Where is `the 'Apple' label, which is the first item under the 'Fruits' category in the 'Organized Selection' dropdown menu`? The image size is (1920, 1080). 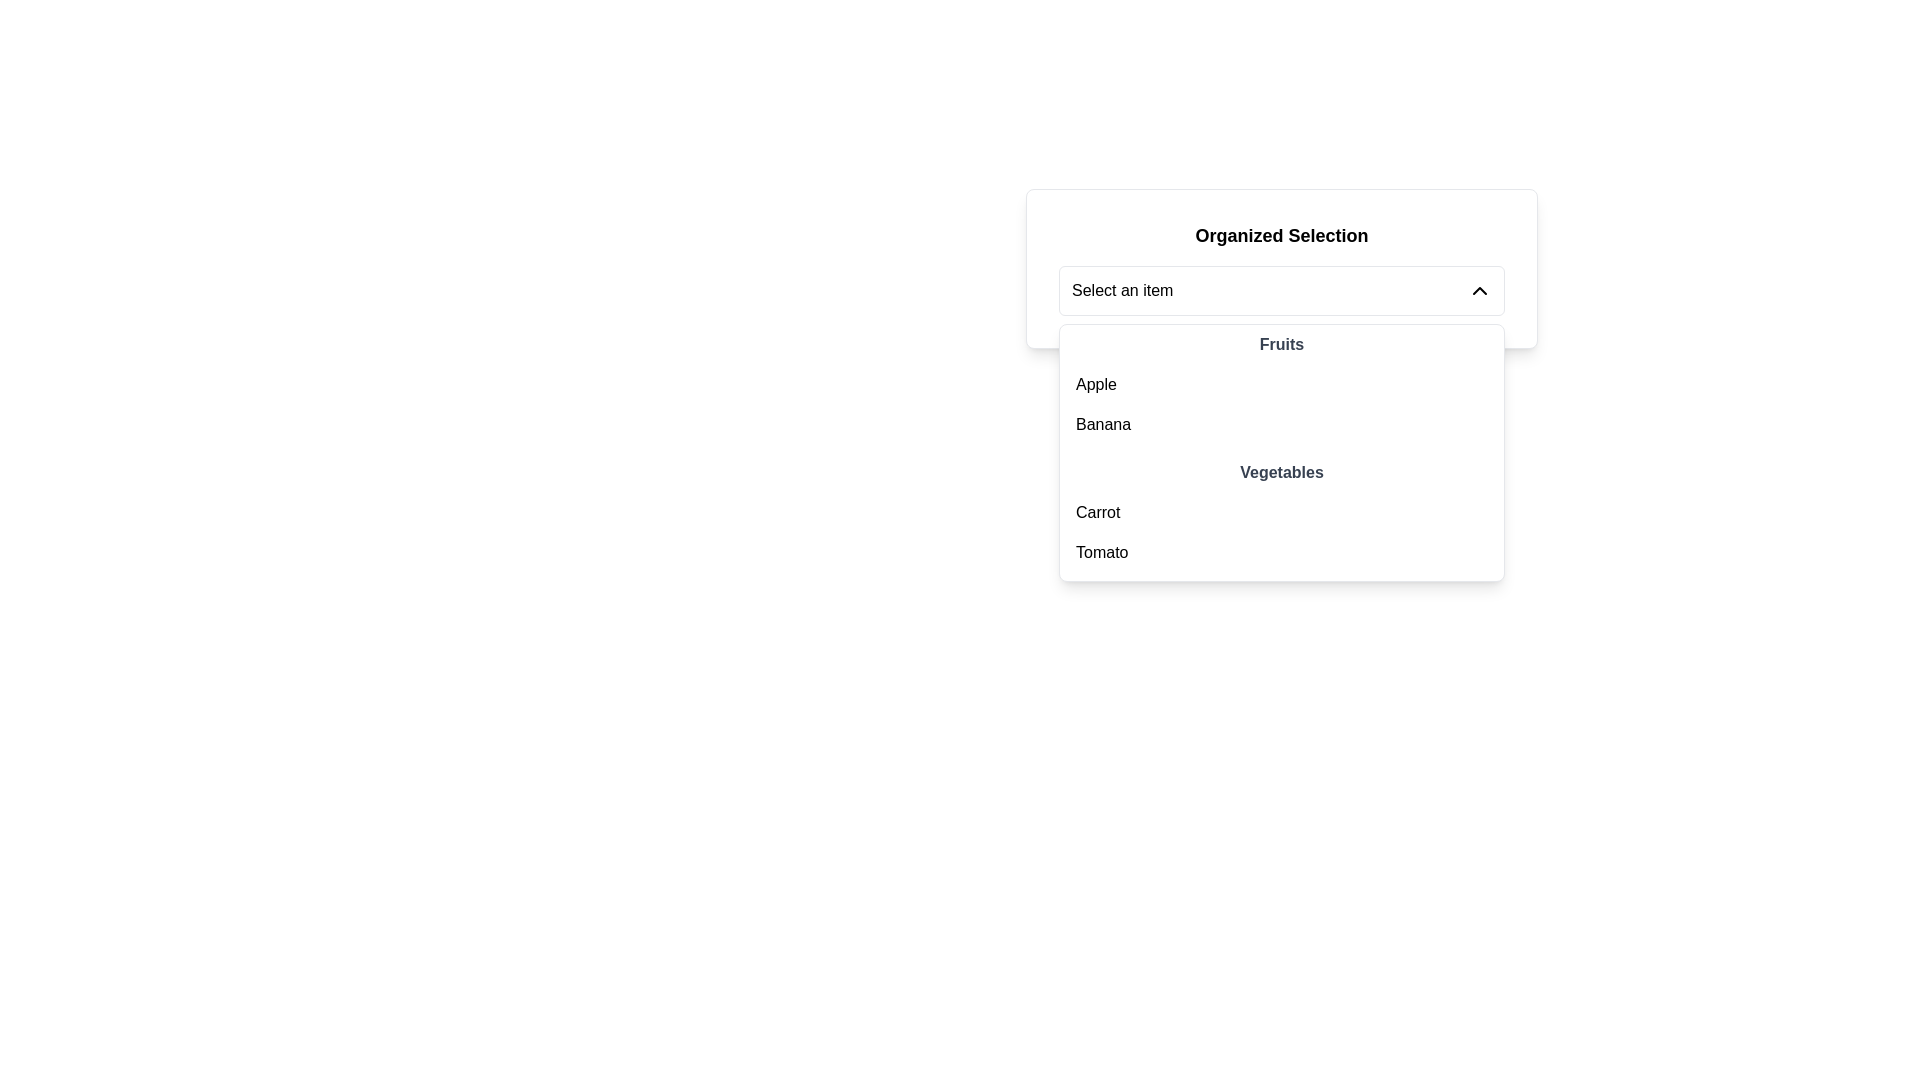 the 'Apple' label, which is the first item under the 'Fruits' category in the 'Organized Selection' dropdown menu is located at coordinates (1095, 385).